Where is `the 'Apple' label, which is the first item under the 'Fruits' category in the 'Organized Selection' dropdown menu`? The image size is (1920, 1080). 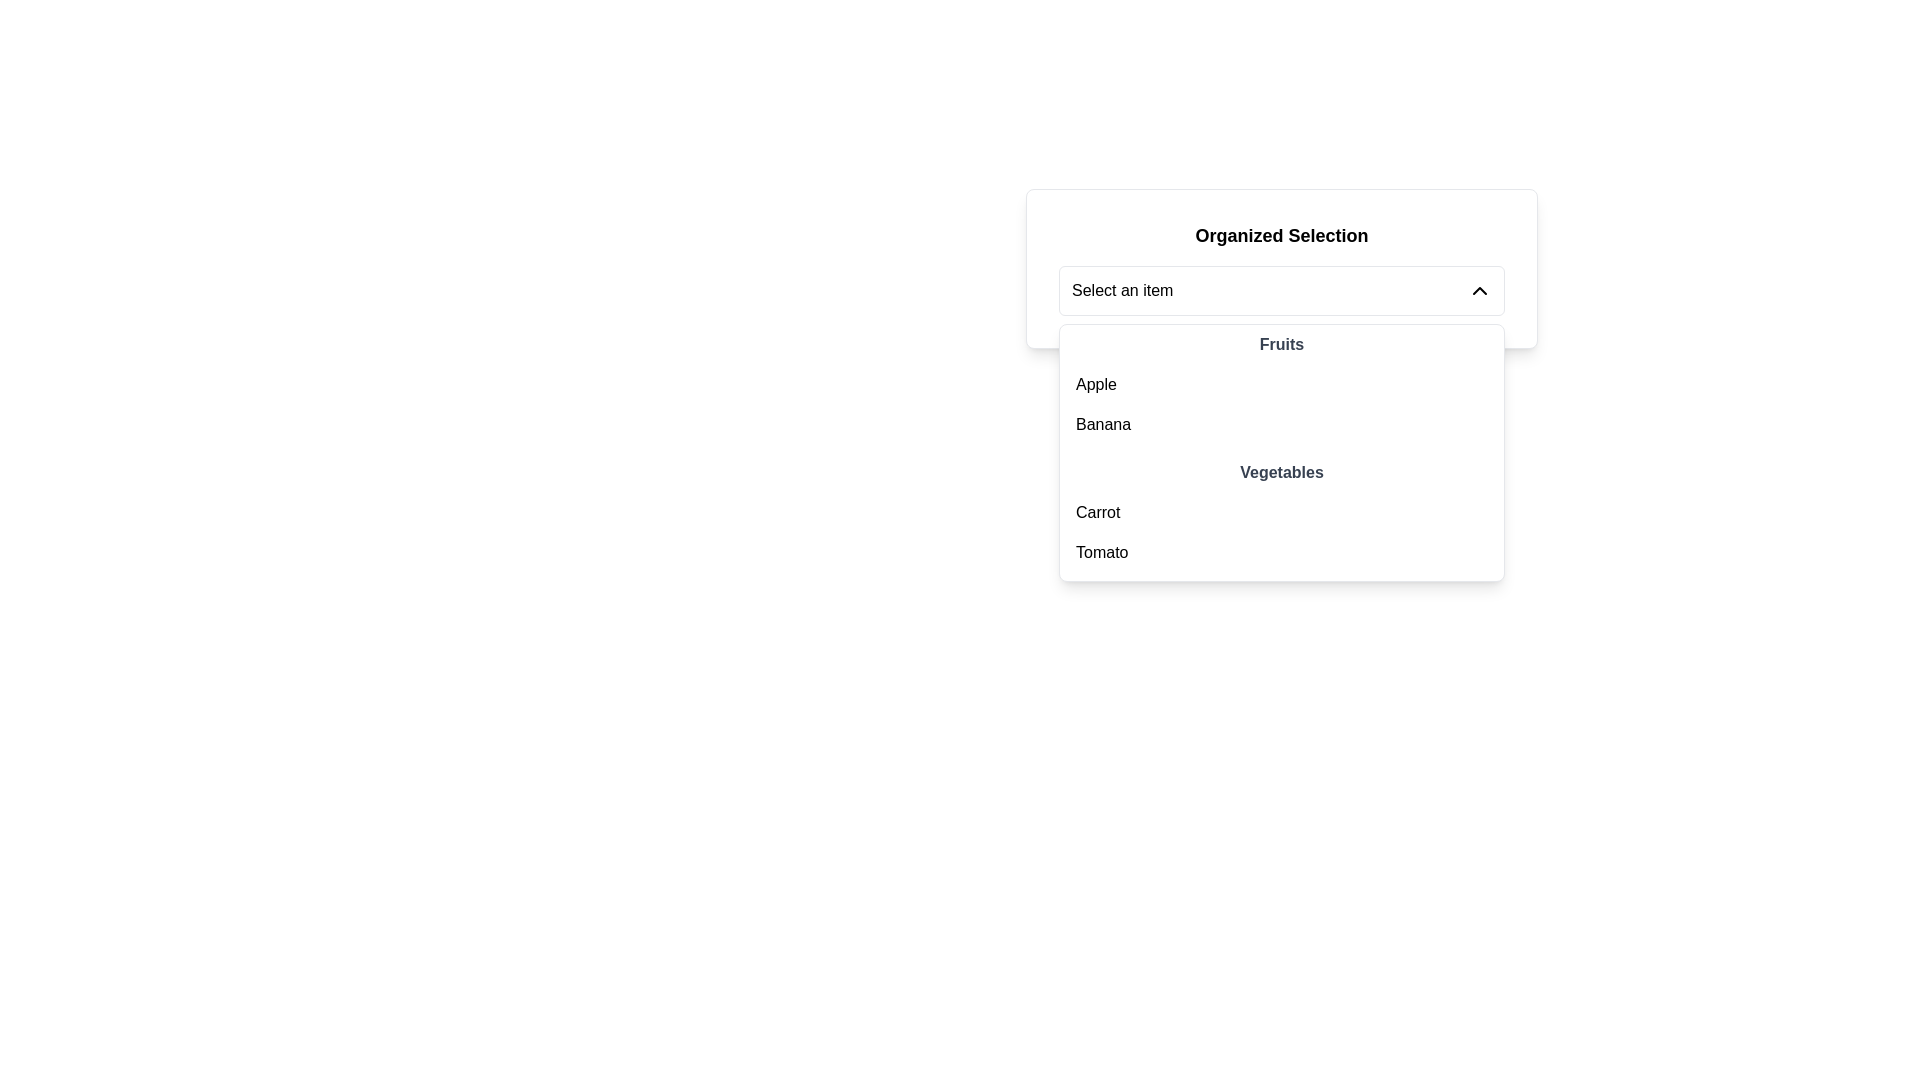 the 'Apple' label, which is the first item under the 'Fruits' category in the 'Organized Selection' dropdown menu is located at coordinates (1095, 385).